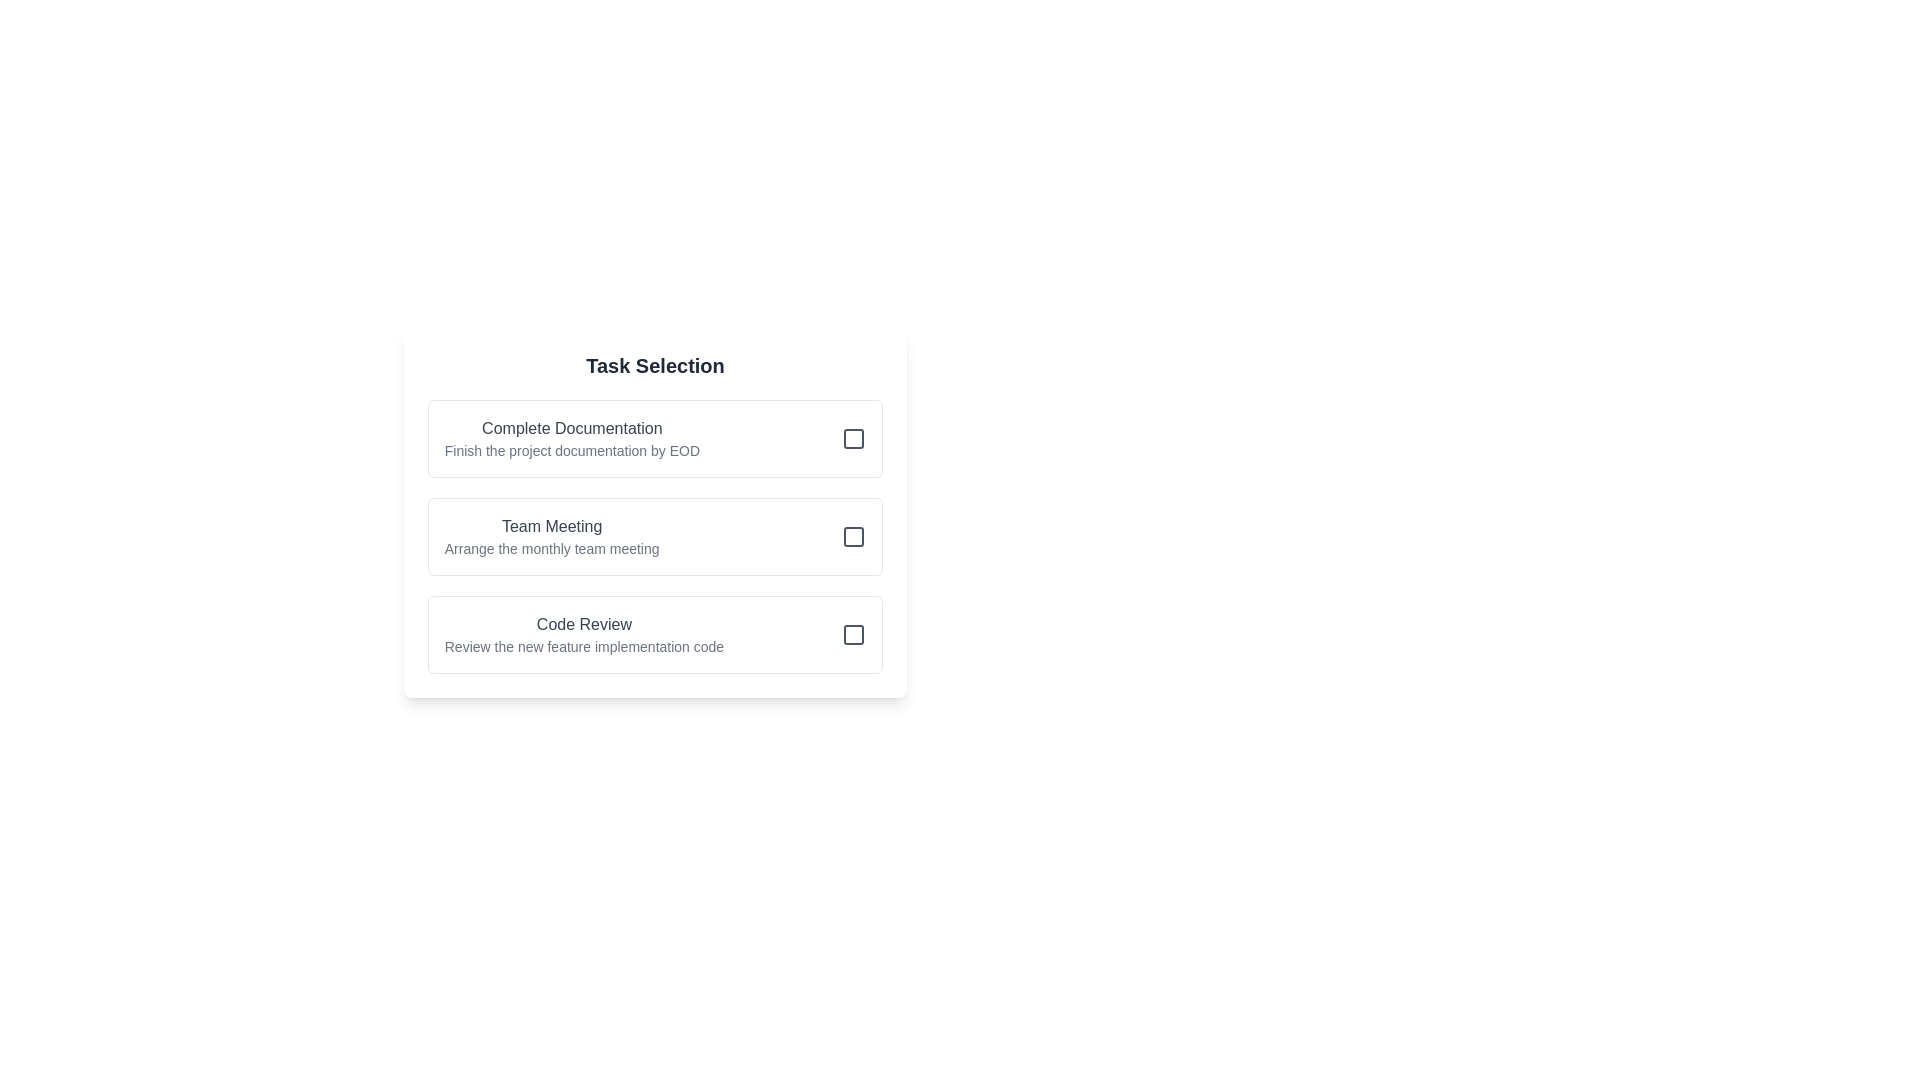  Describe the element at coordinates (571, 438) in the screenshot. I see `the static text block titled 'Complete Documentation' which describes the task to finish the project documentation by EOD` at that location.